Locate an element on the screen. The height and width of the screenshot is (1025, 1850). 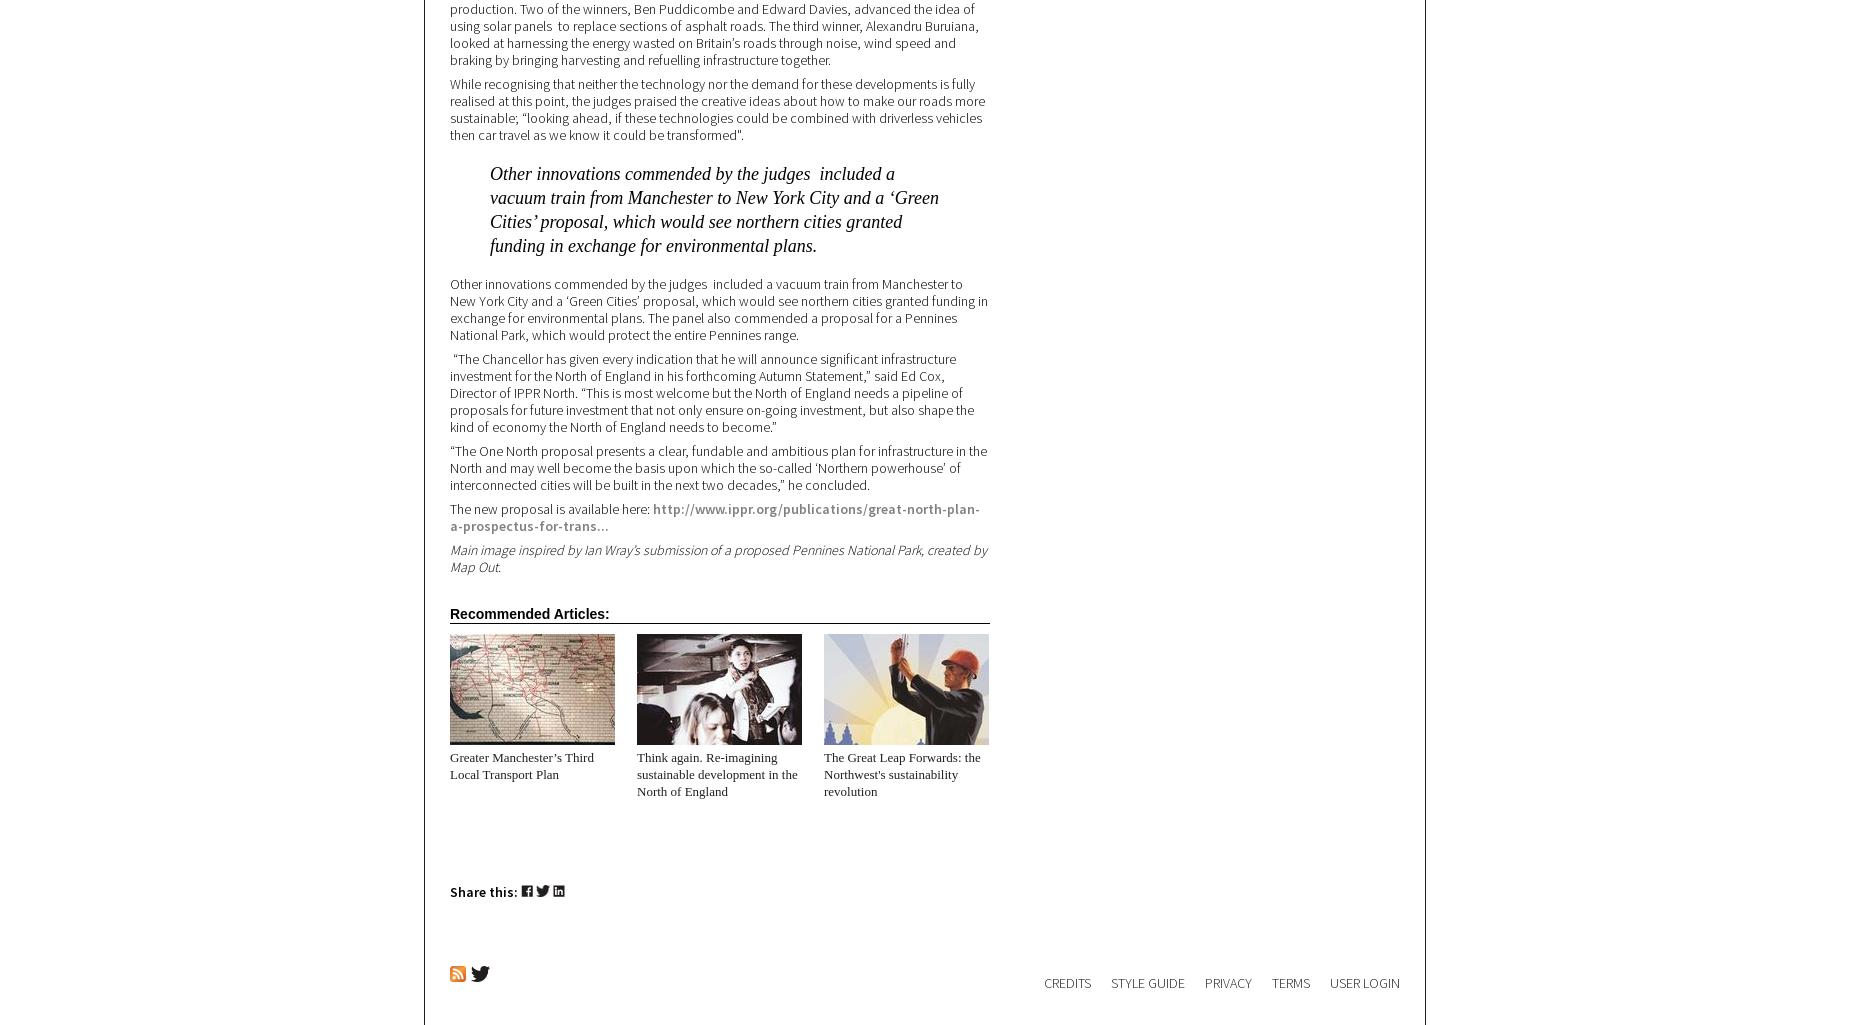
'Main image inspired by Ian Wray’s submission of a proposed Pennines National Park, created by Map Out.' is located at coordinates (718, 557).